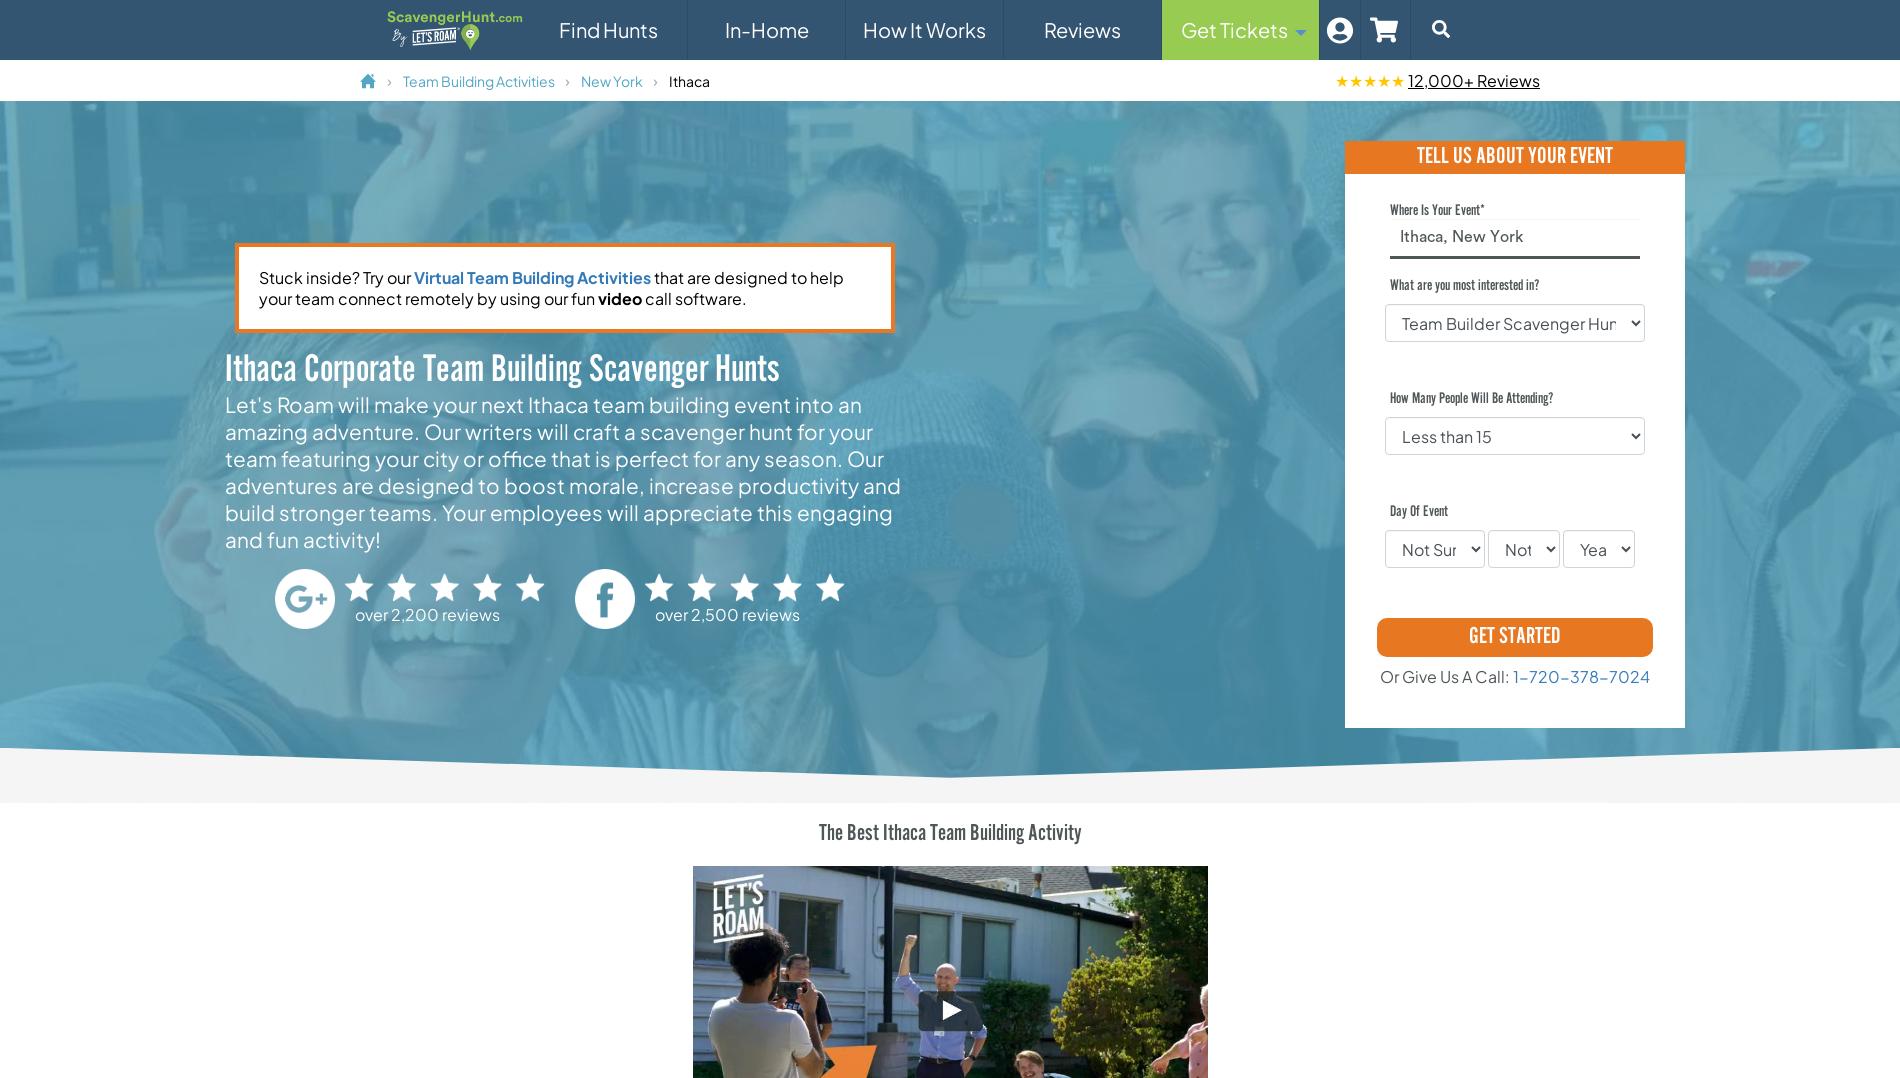 Image resolution: width=1900 pixels, height=1078 pixels. I want to click on 'over 2,200 reviews', so click(353, 613).